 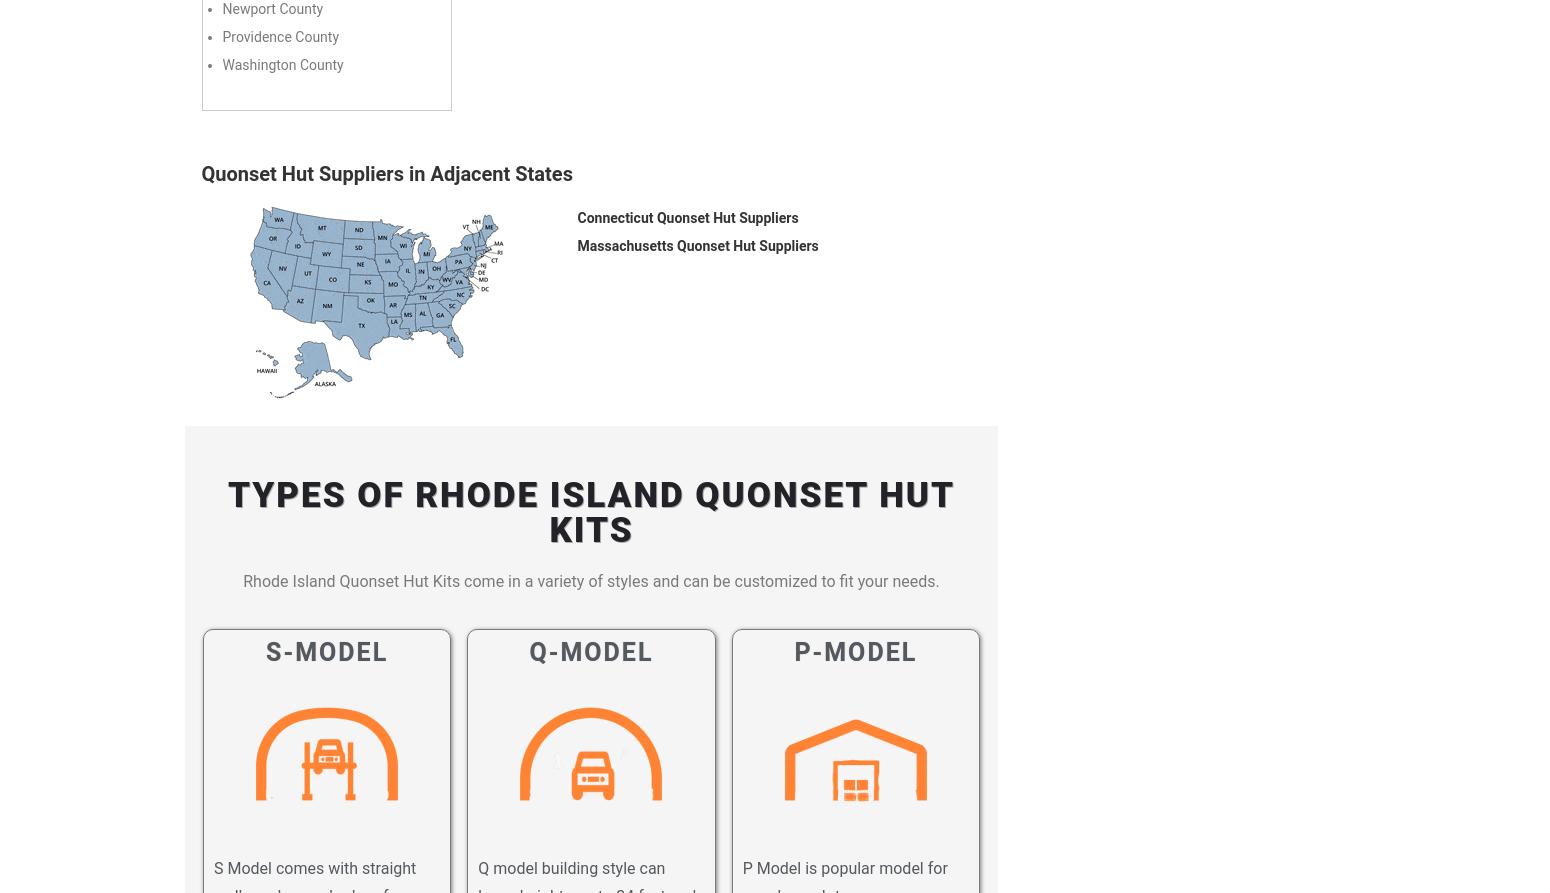 I want to click on 'Quonset Hut Suppliers in Adjacent States', so click(x=200, y=171).